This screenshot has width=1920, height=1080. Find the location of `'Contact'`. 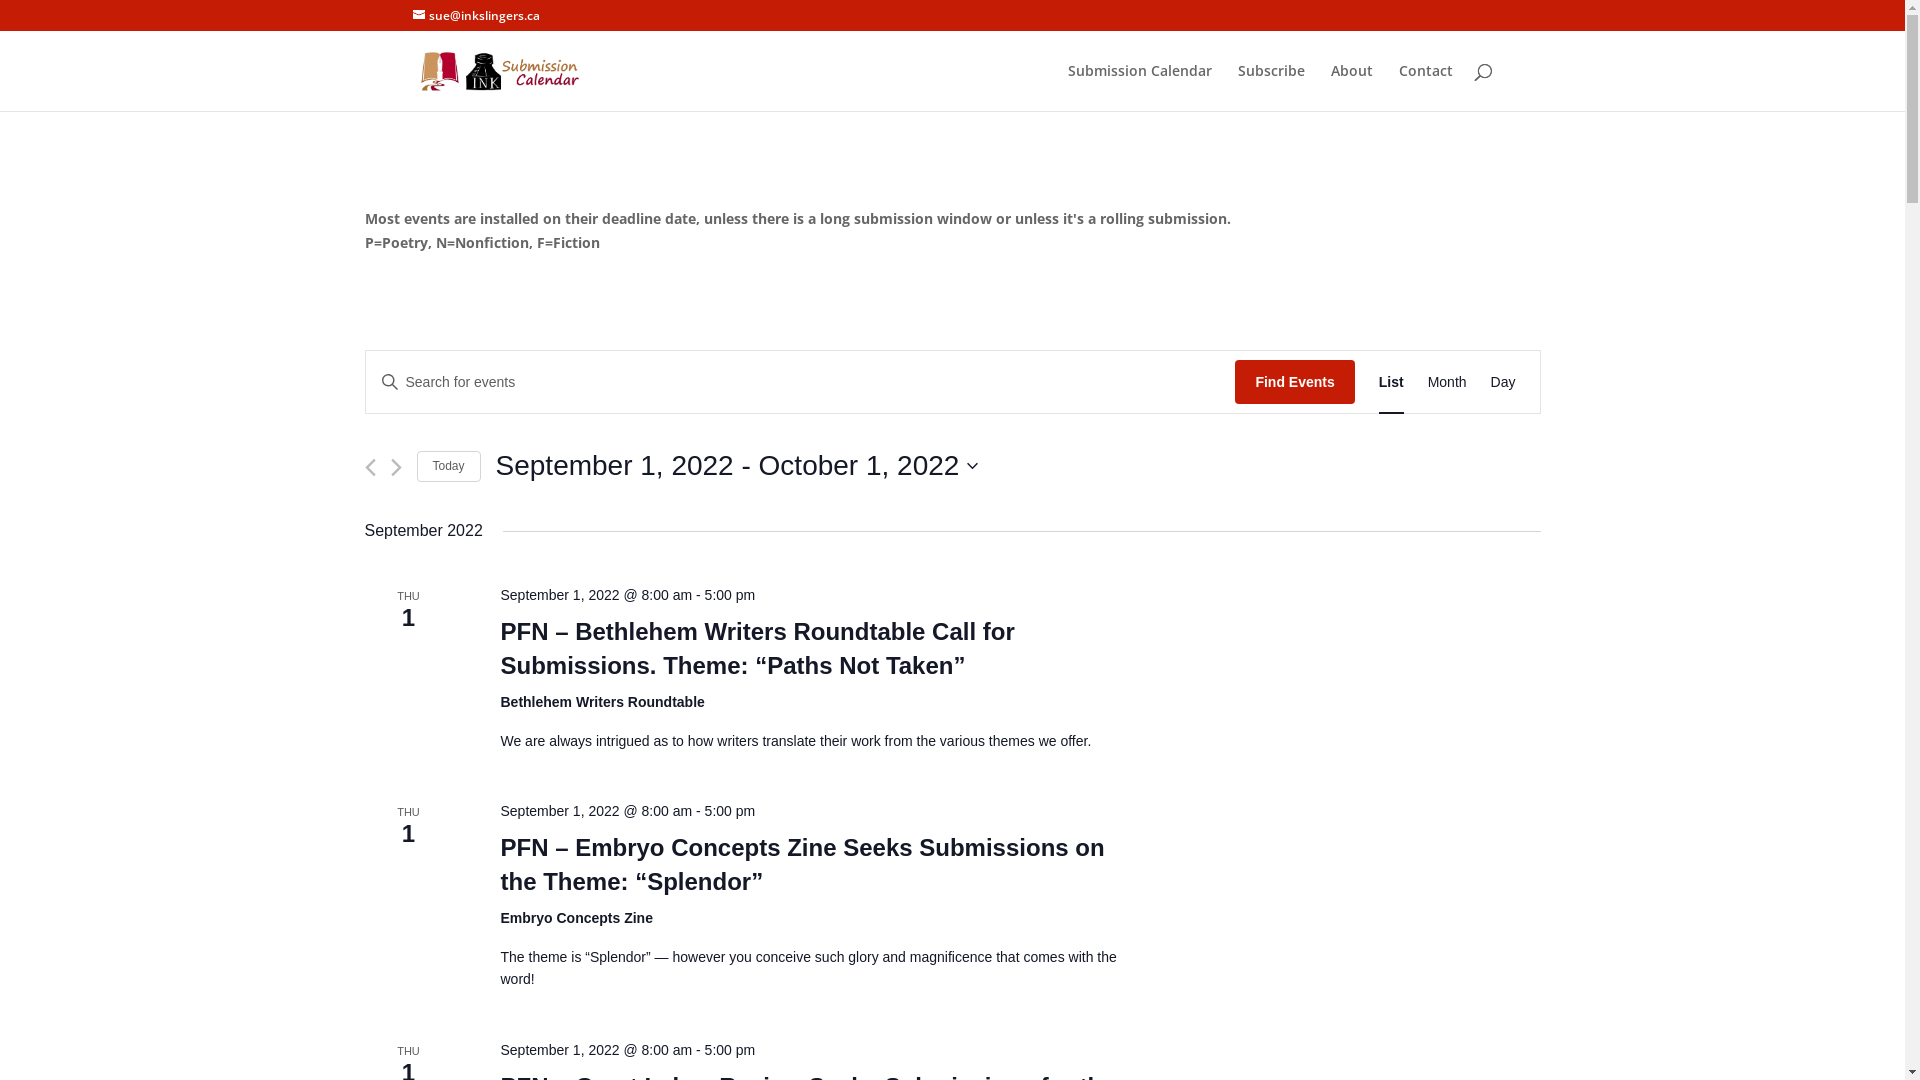

'Contact' is located at coordinates (1424, 86).